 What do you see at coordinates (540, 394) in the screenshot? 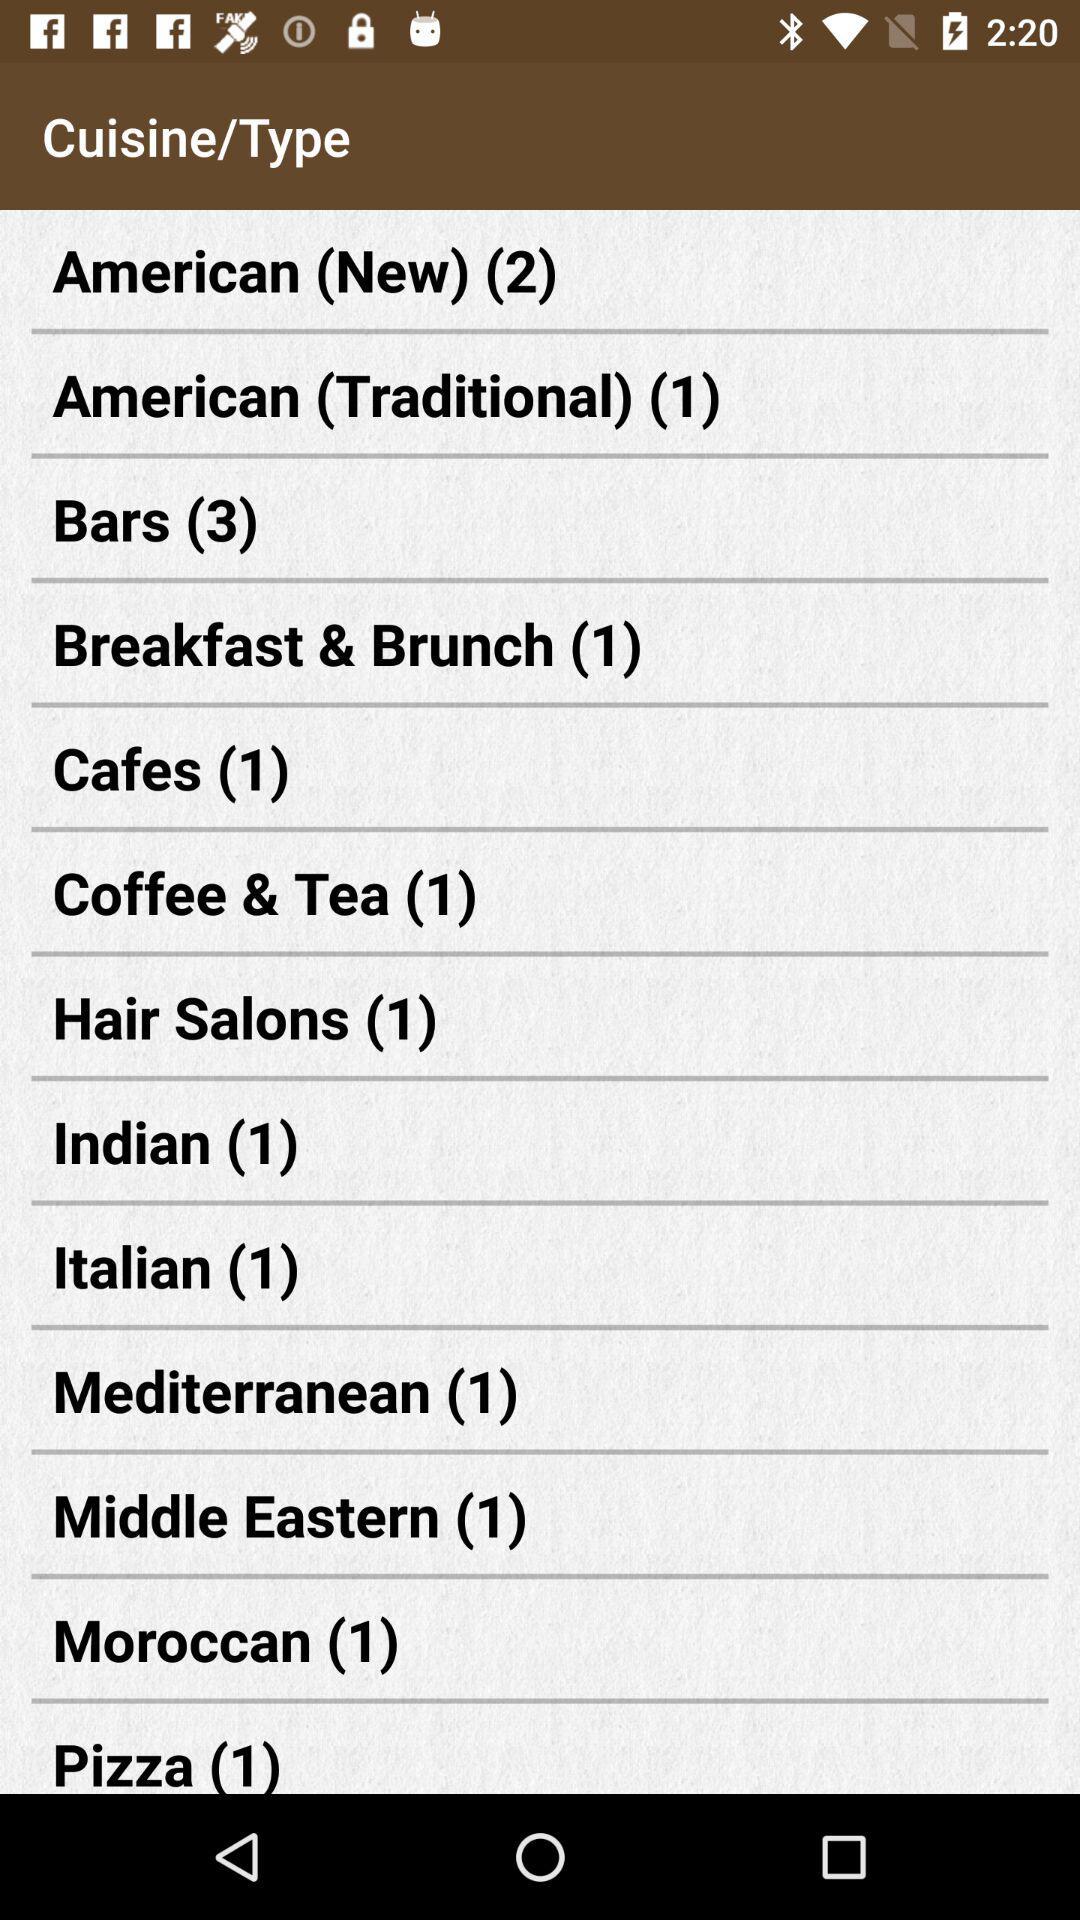
I see `american traditional 1` at bounding box center [540, 394].